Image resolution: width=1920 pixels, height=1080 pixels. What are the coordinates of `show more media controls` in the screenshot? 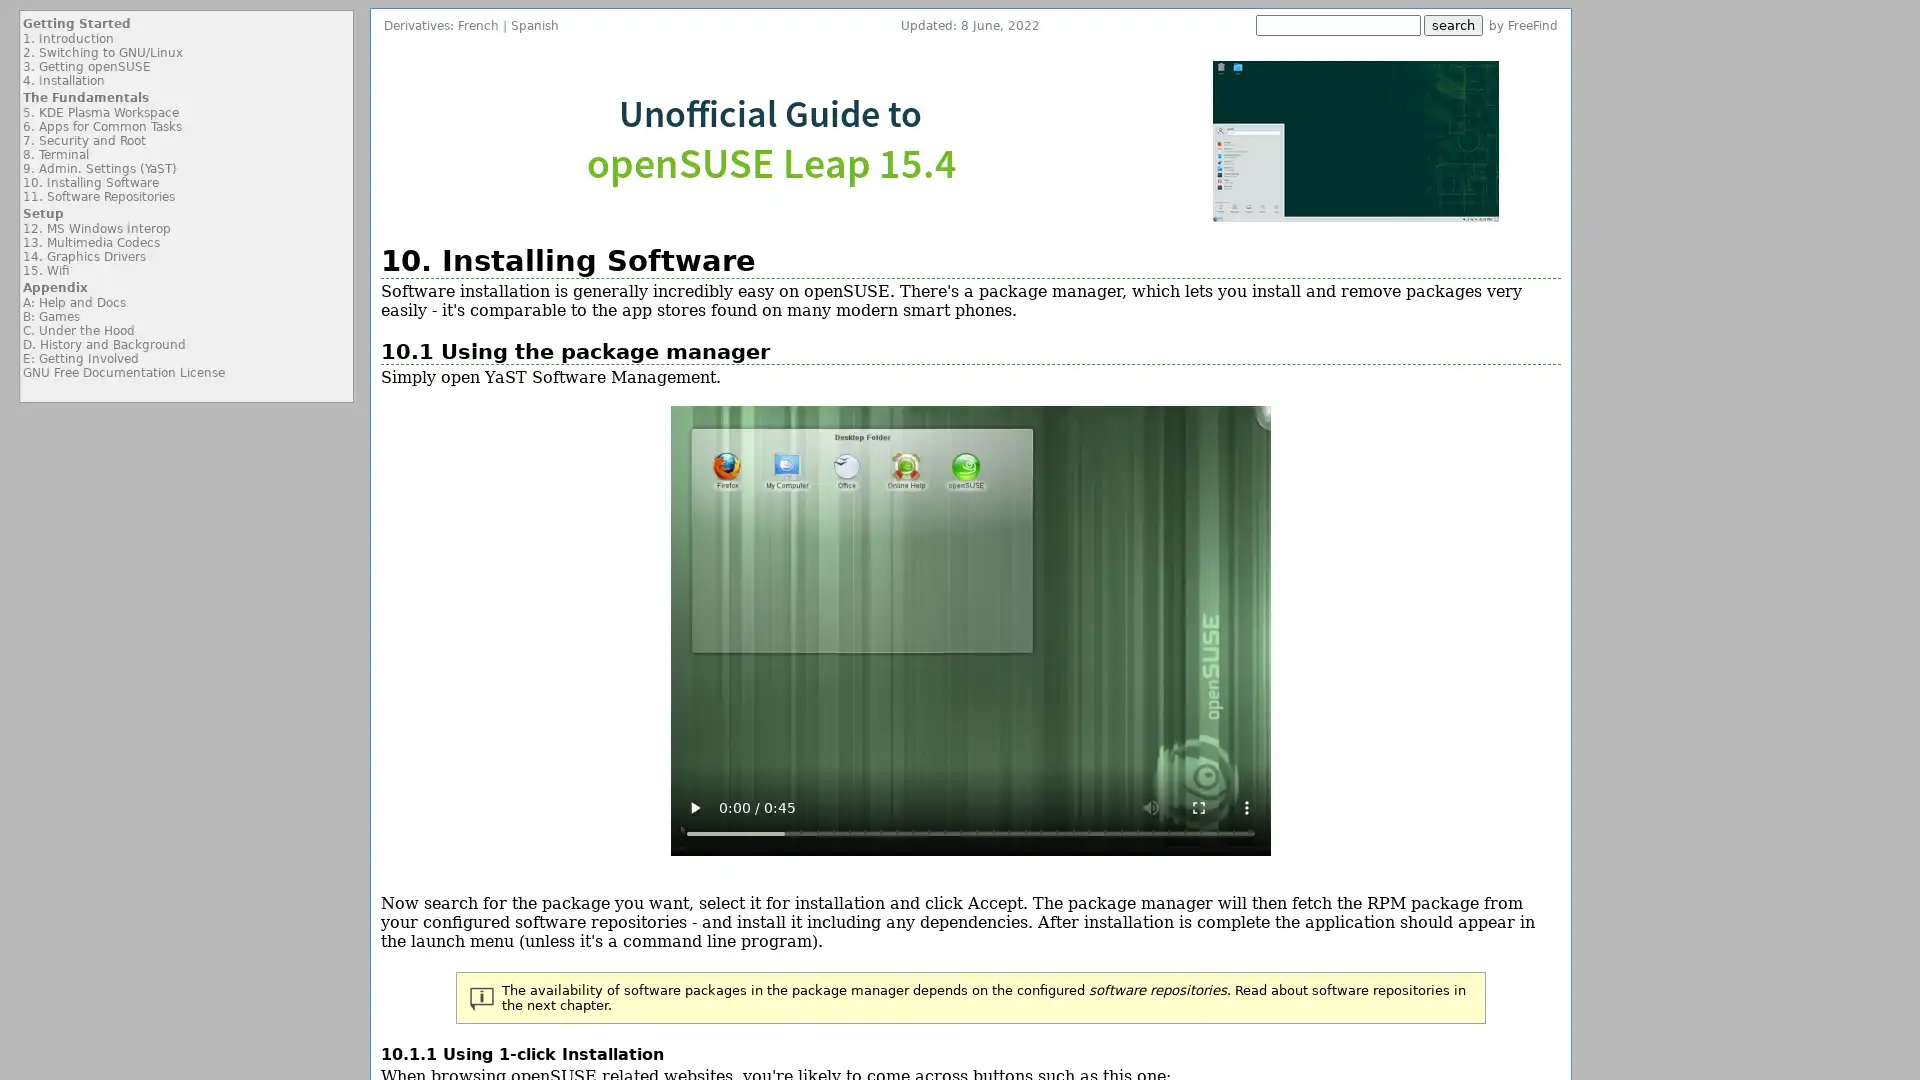 It's located at (1245, 806).